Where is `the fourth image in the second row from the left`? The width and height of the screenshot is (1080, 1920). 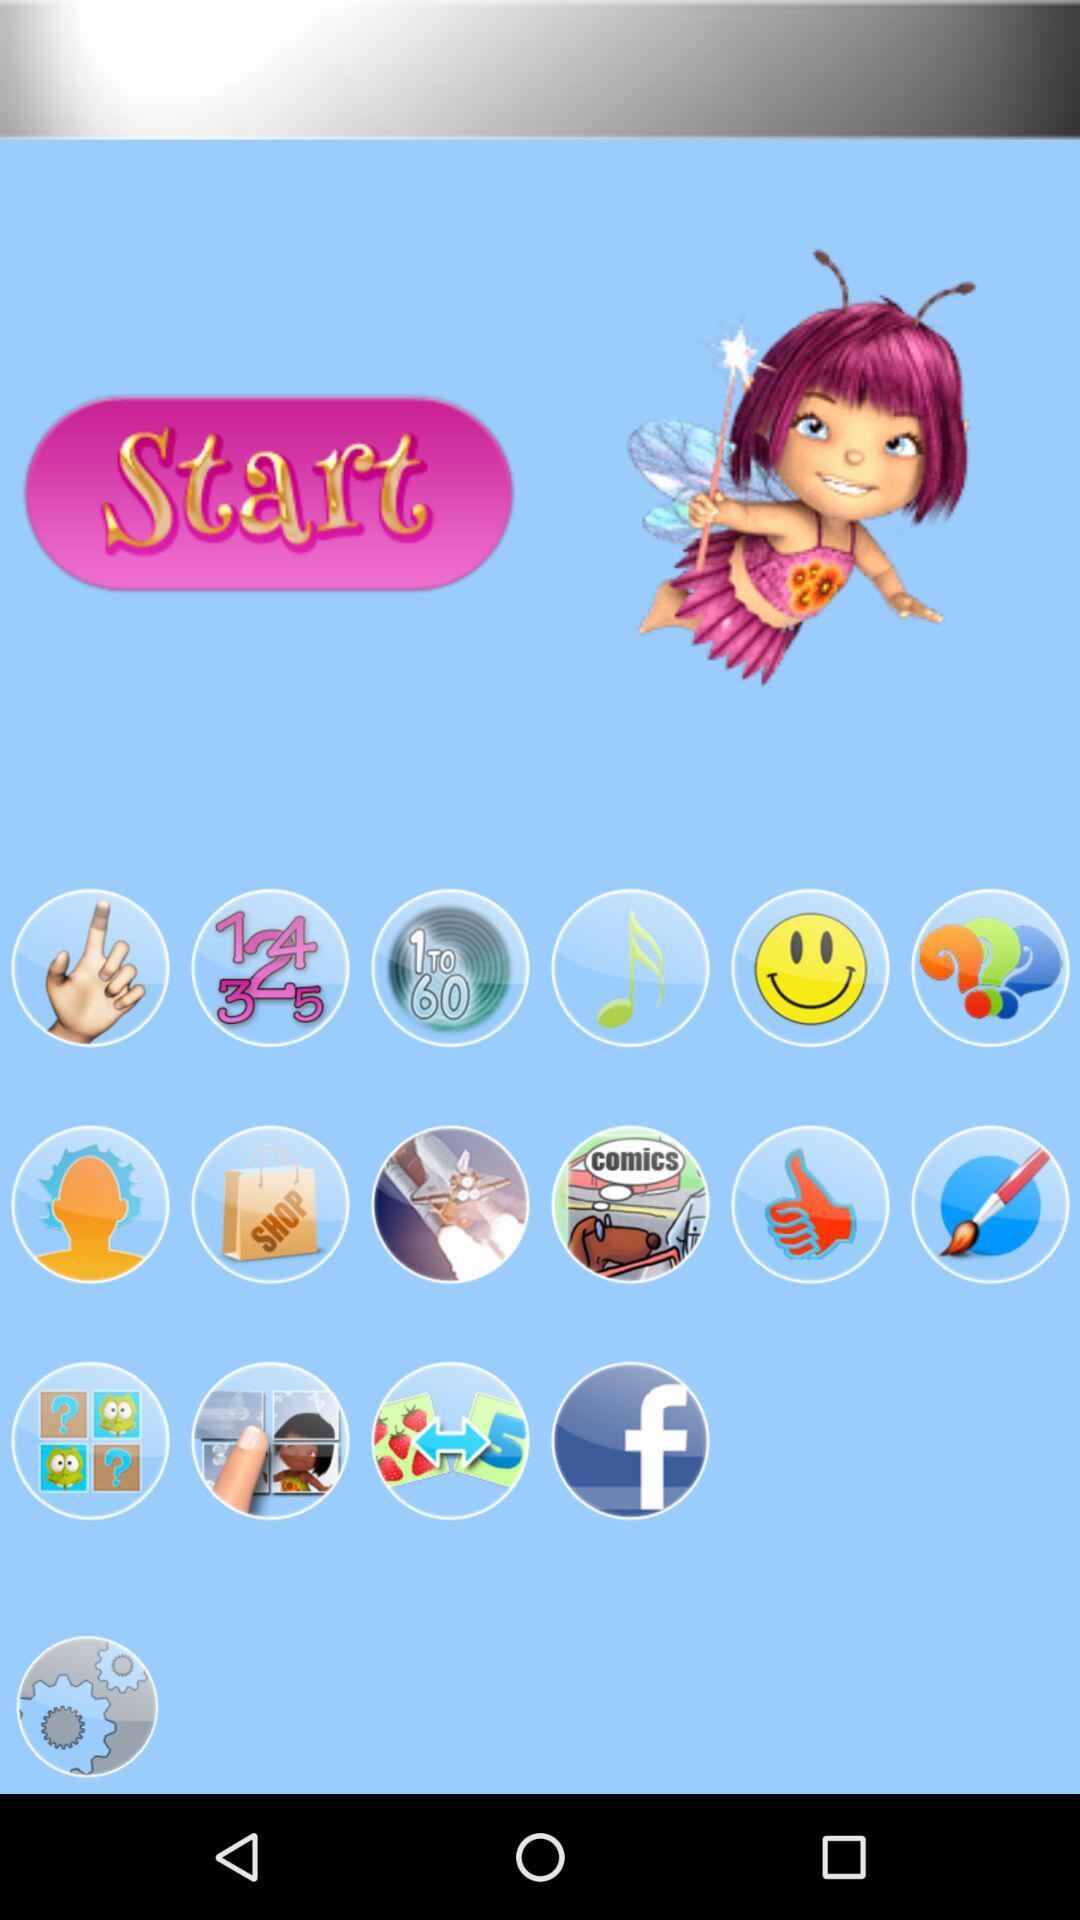
the fourth image in the second row from the left is located at coordinates (628, 1203).